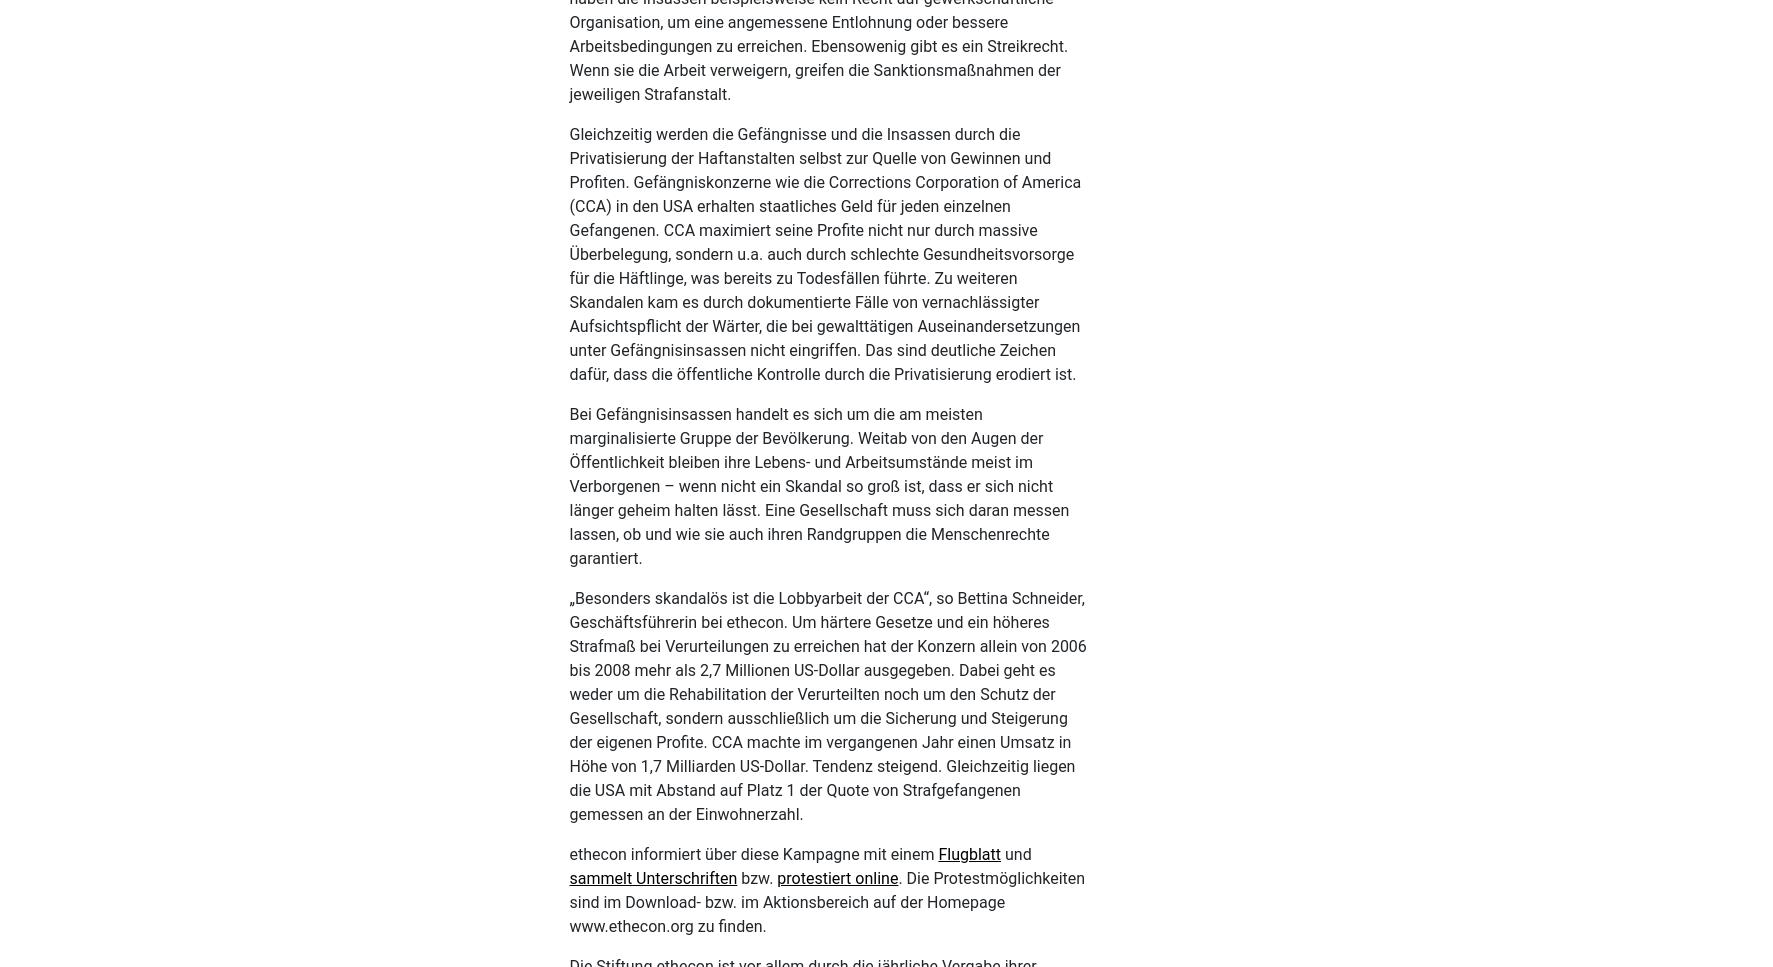 This screenshot has height=967, width=1773. Describe the element at coordinates (934, 177) in the screenshot. I see `'Elias Bierdel'` at that location.